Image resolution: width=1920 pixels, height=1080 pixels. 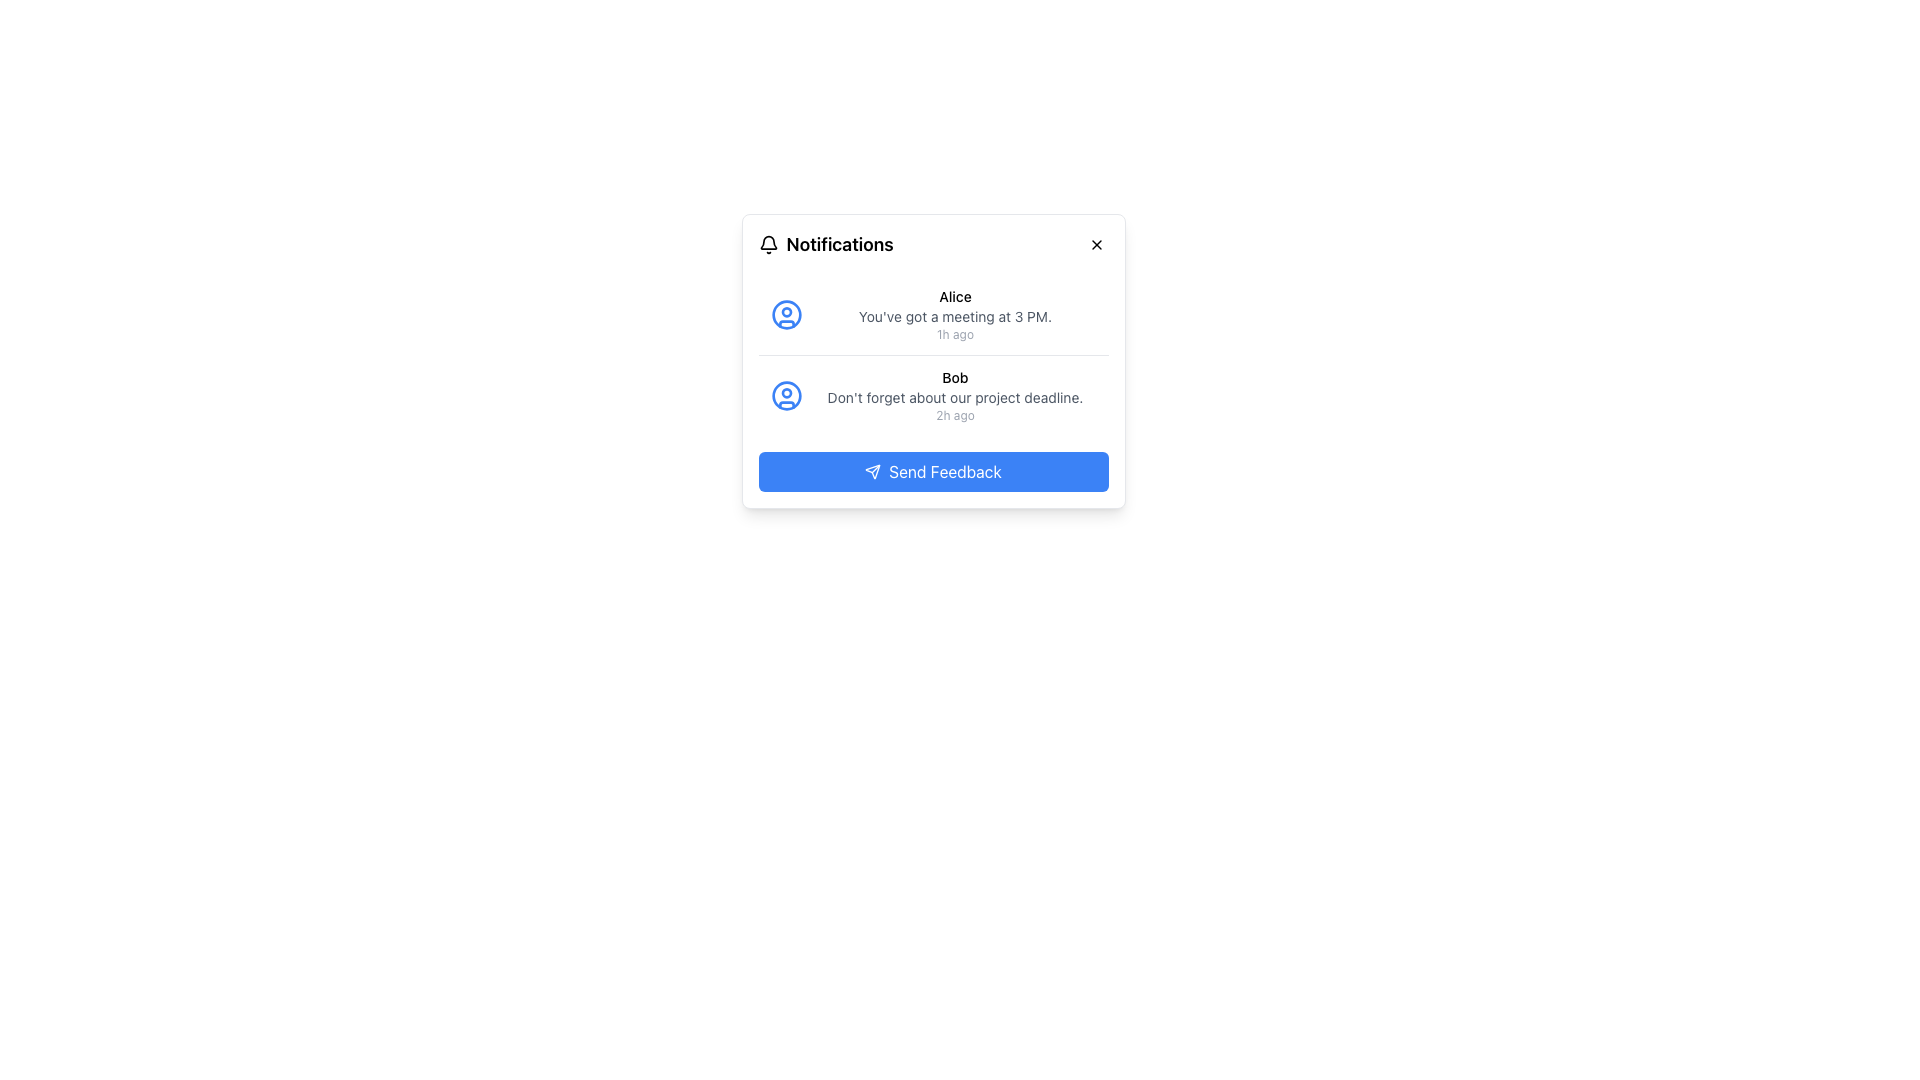 I want to click on the user icon representing 'Alice' in the notification list, which is the first icon aligned left of the text 'Alice You've got a meeting at 3 PM. 1h ago', so click(x=785, y=315).